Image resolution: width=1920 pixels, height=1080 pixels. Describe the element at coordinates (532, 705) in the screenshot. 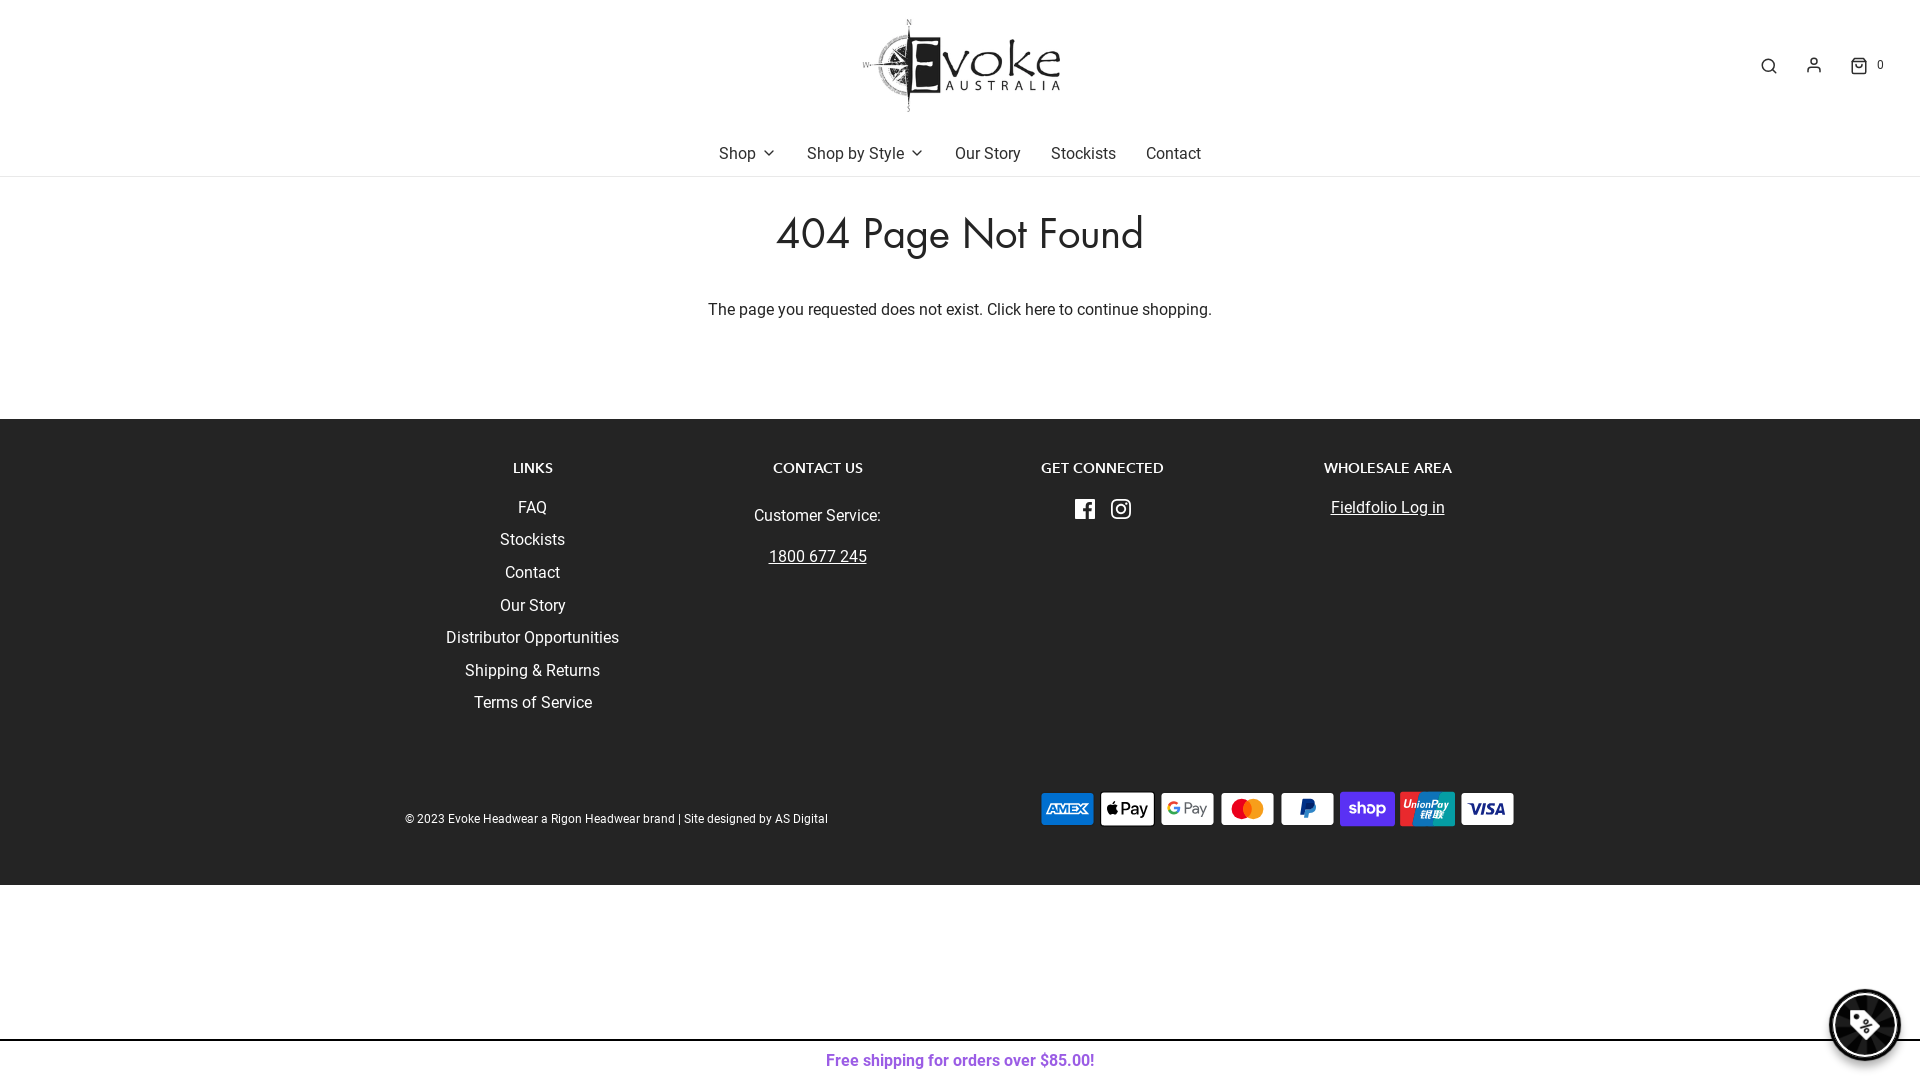

I see `'Terms of Service'` at that location.